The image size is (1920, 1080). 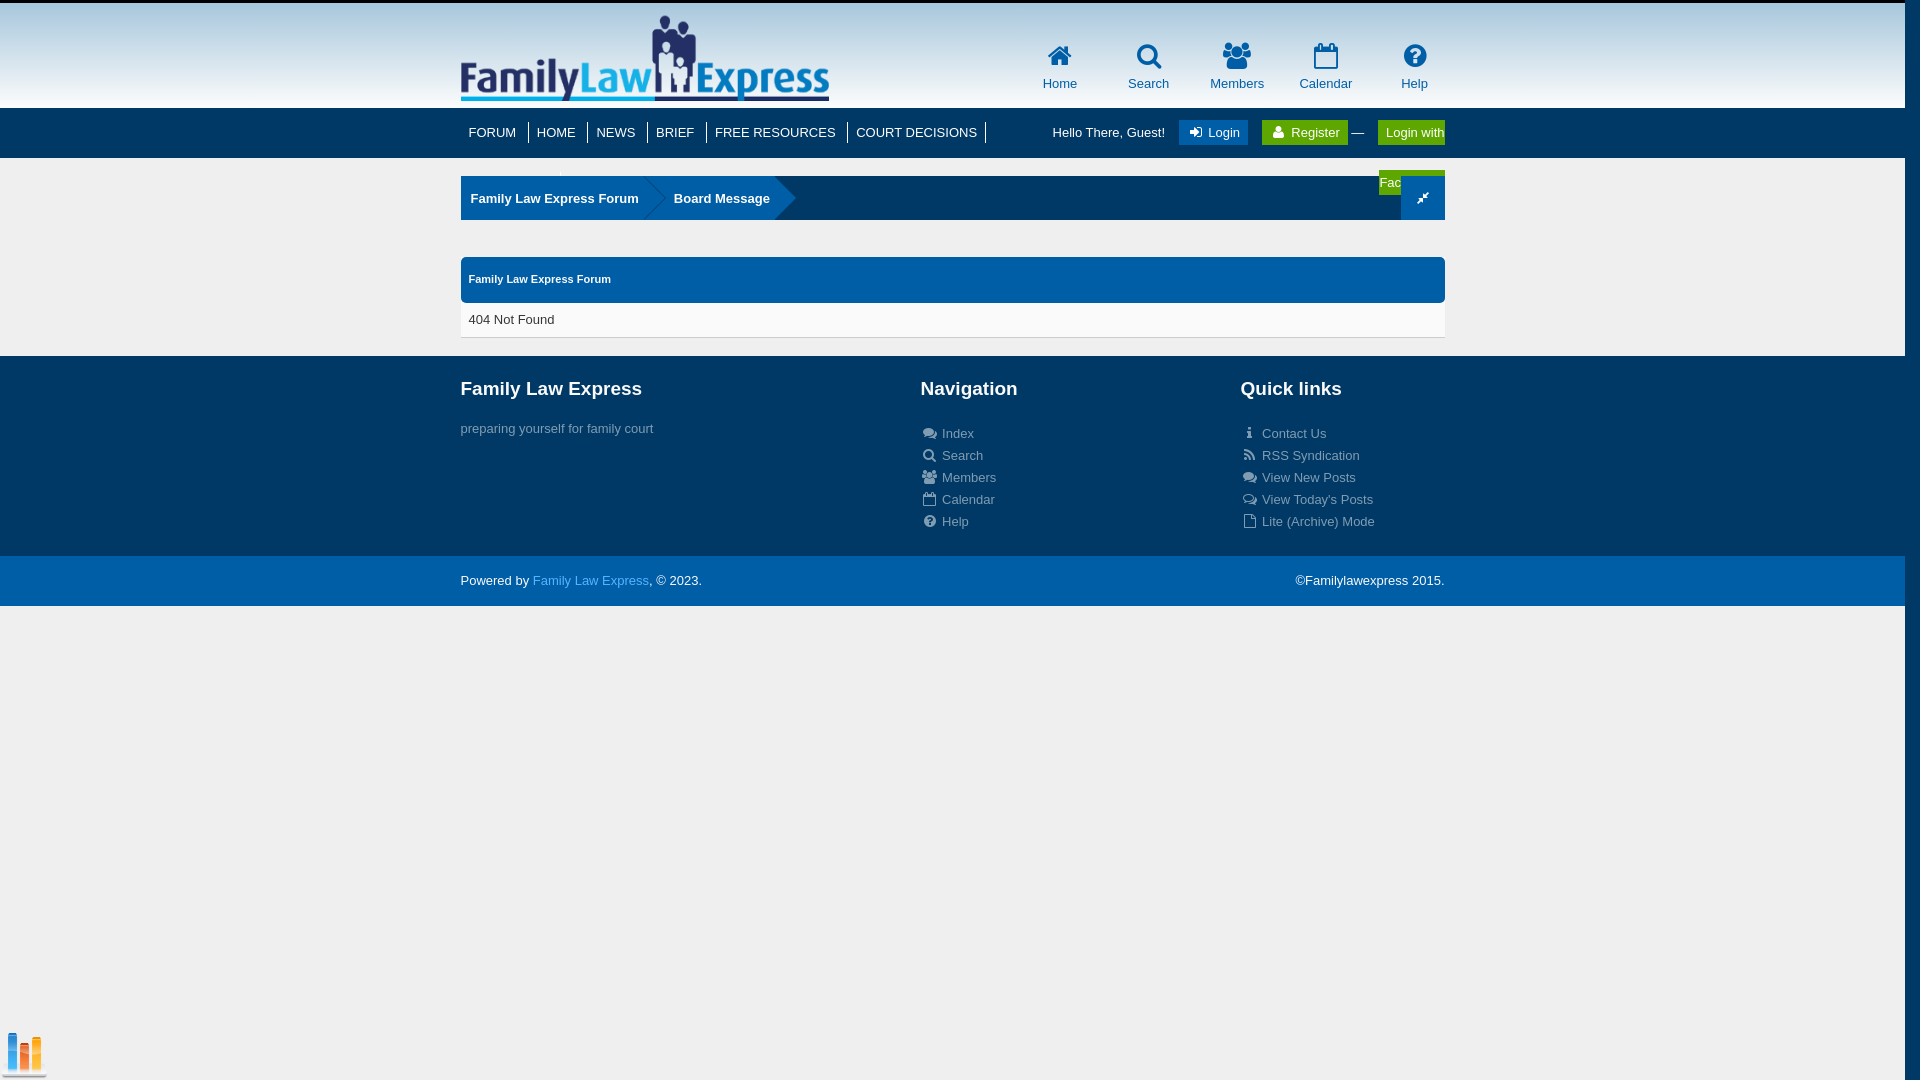 I want to click on 'COURT DECISIONS', so click(x=915, y=132).